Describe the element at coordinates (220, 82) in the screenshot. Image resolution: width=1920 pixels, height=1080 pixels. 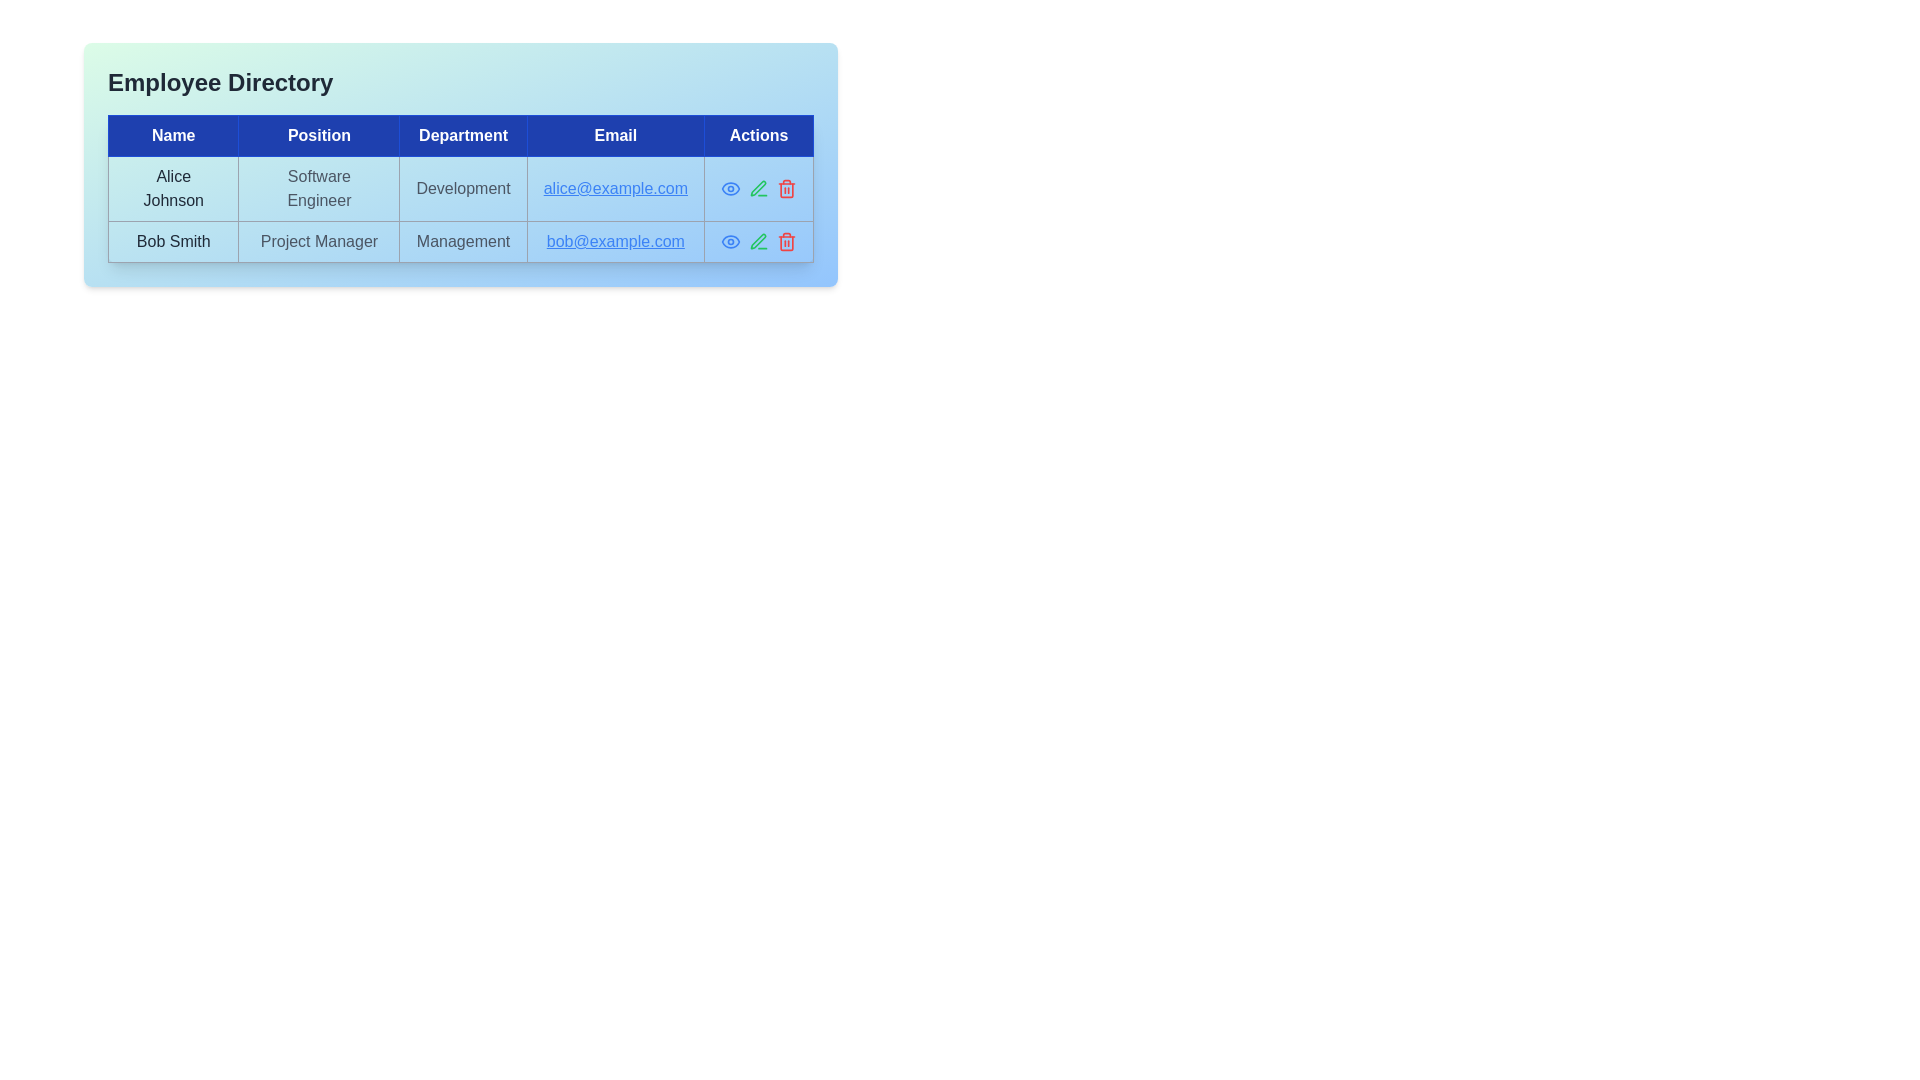
I see `the text label or heading that serves as the title for the employee directory, located at the top-left portion of the interface` at that location.